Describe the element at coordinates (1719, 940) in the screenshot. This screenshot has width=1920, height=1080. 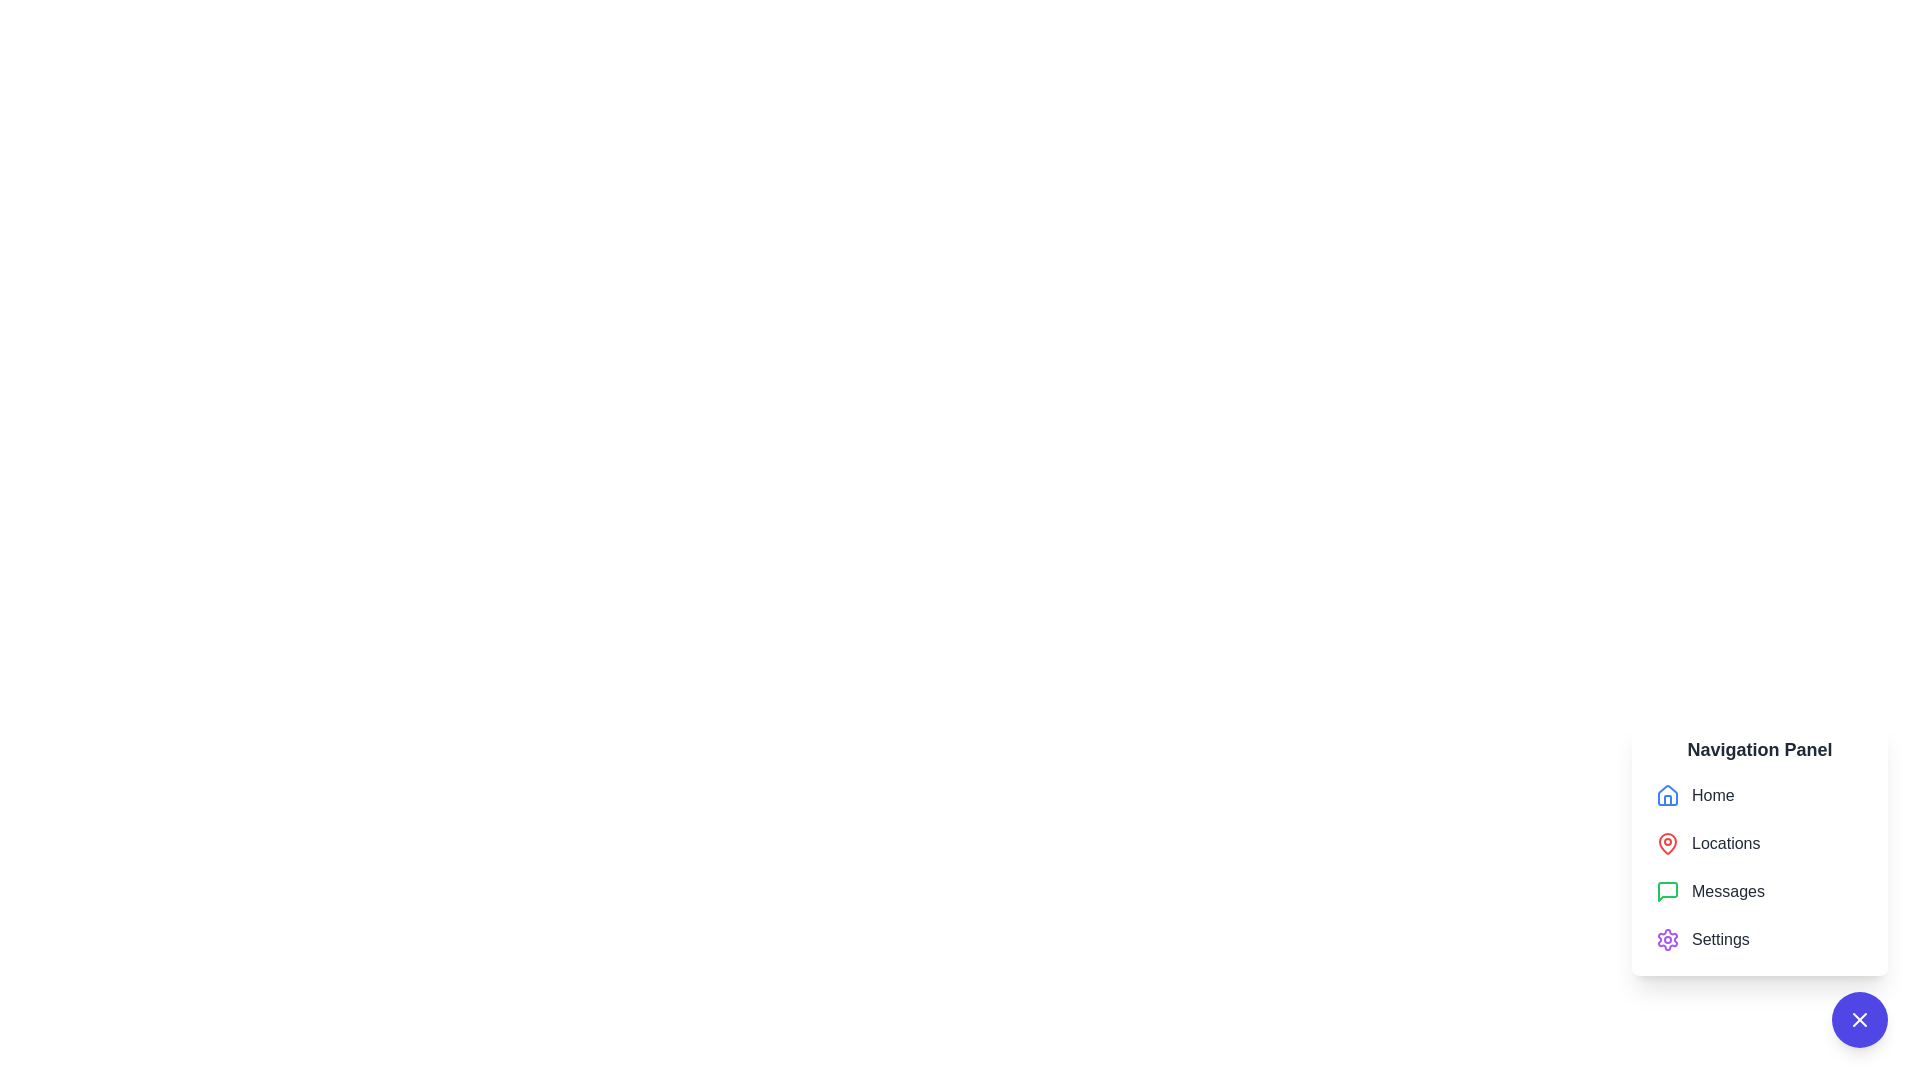
I see `the 'Settings' static text label, which is styled in gray and located at the bottom of the navigation panel next to a settings gear icon` at that location.